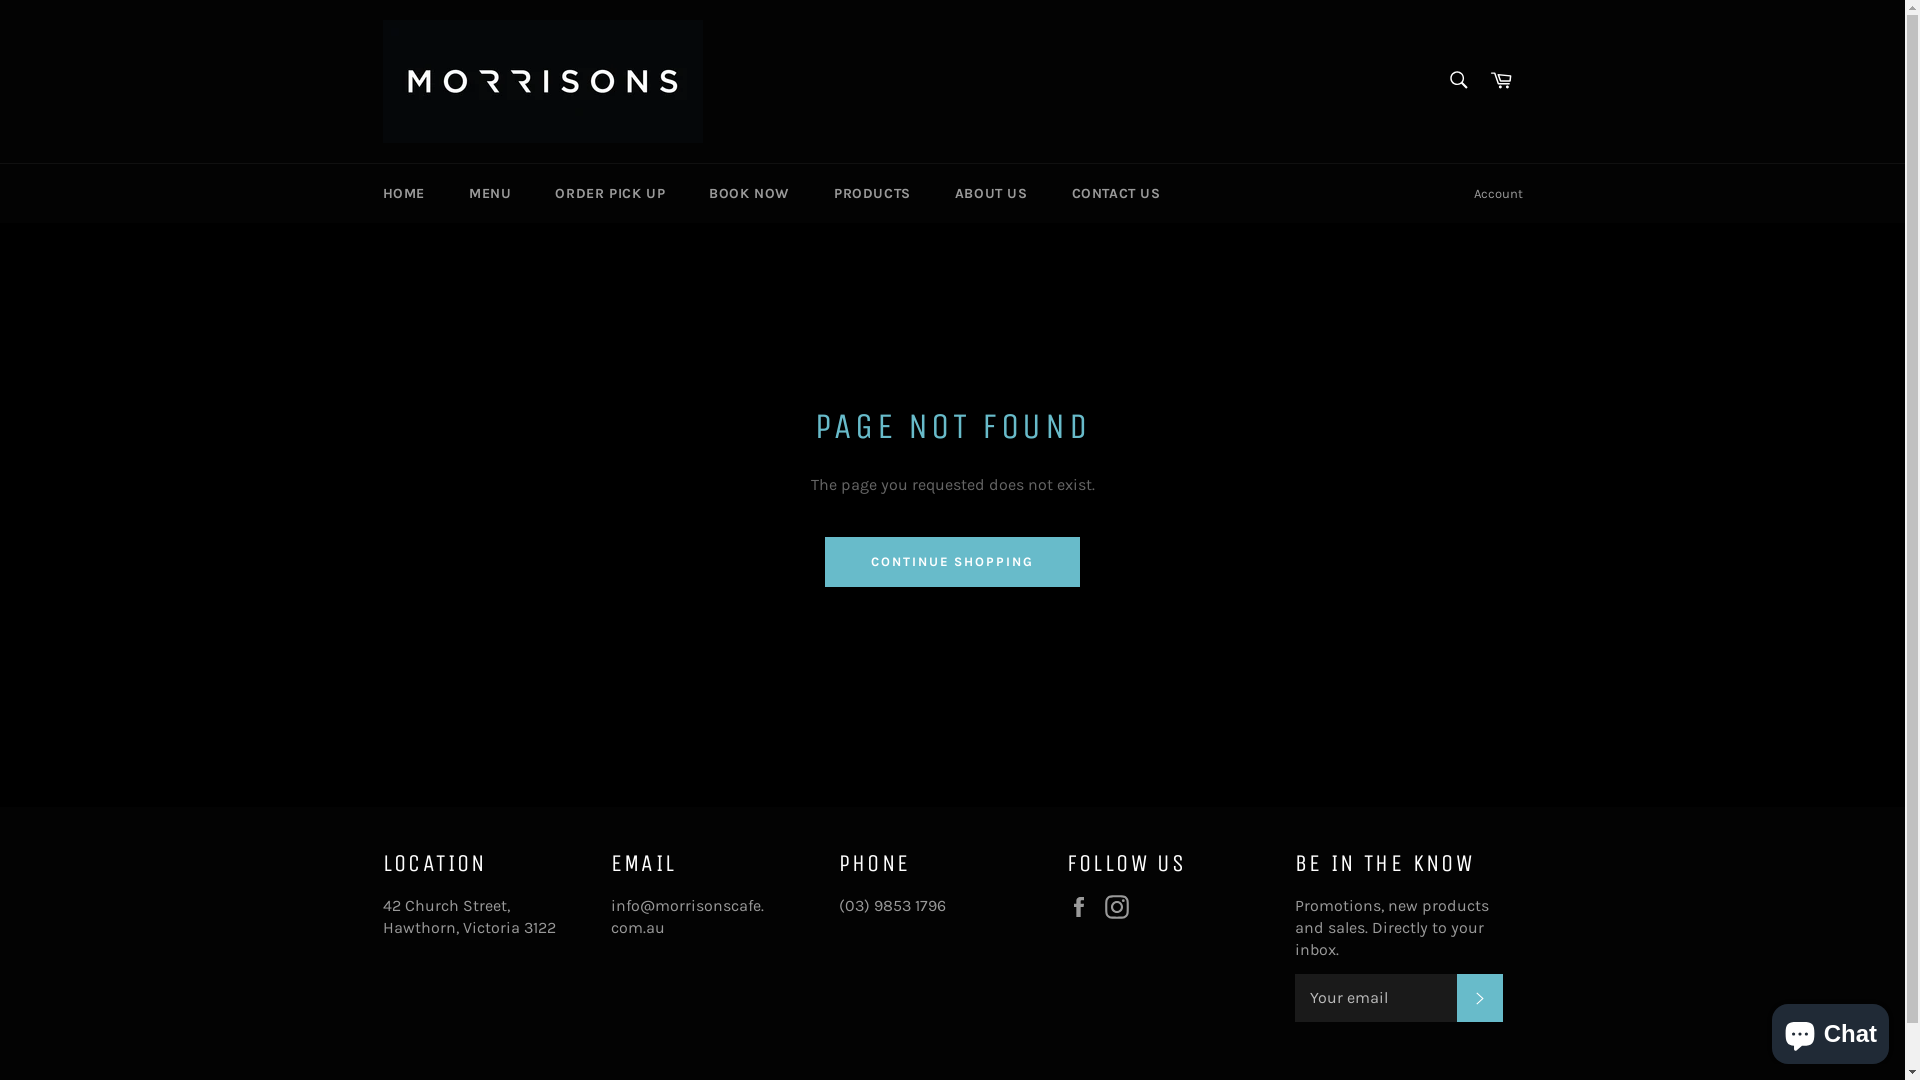 The width and height of the screenshot is (1920, 1080). I want to click on 'Account', so click(1498, 193).